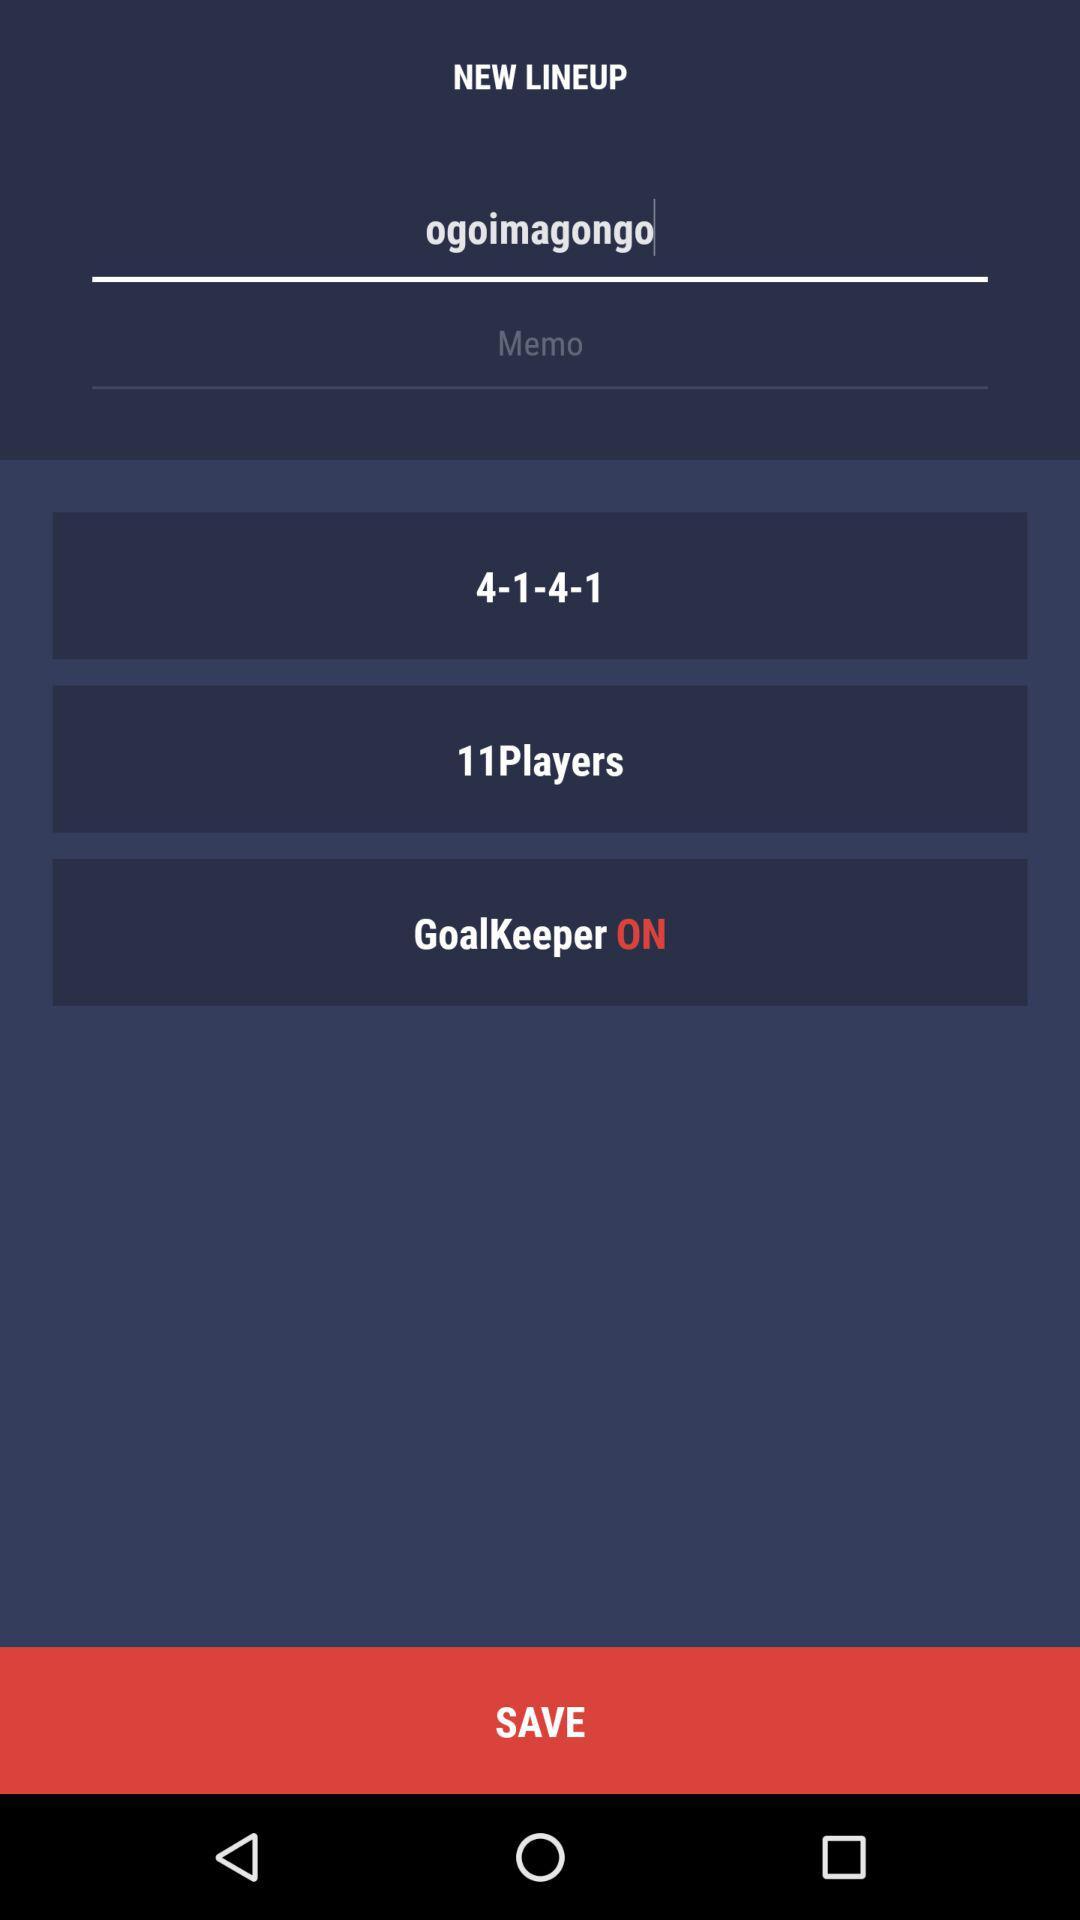  What do you see at coordinates (540, 757) in the screenshot?
I see `the 11players` at bounding box center [540, 757].